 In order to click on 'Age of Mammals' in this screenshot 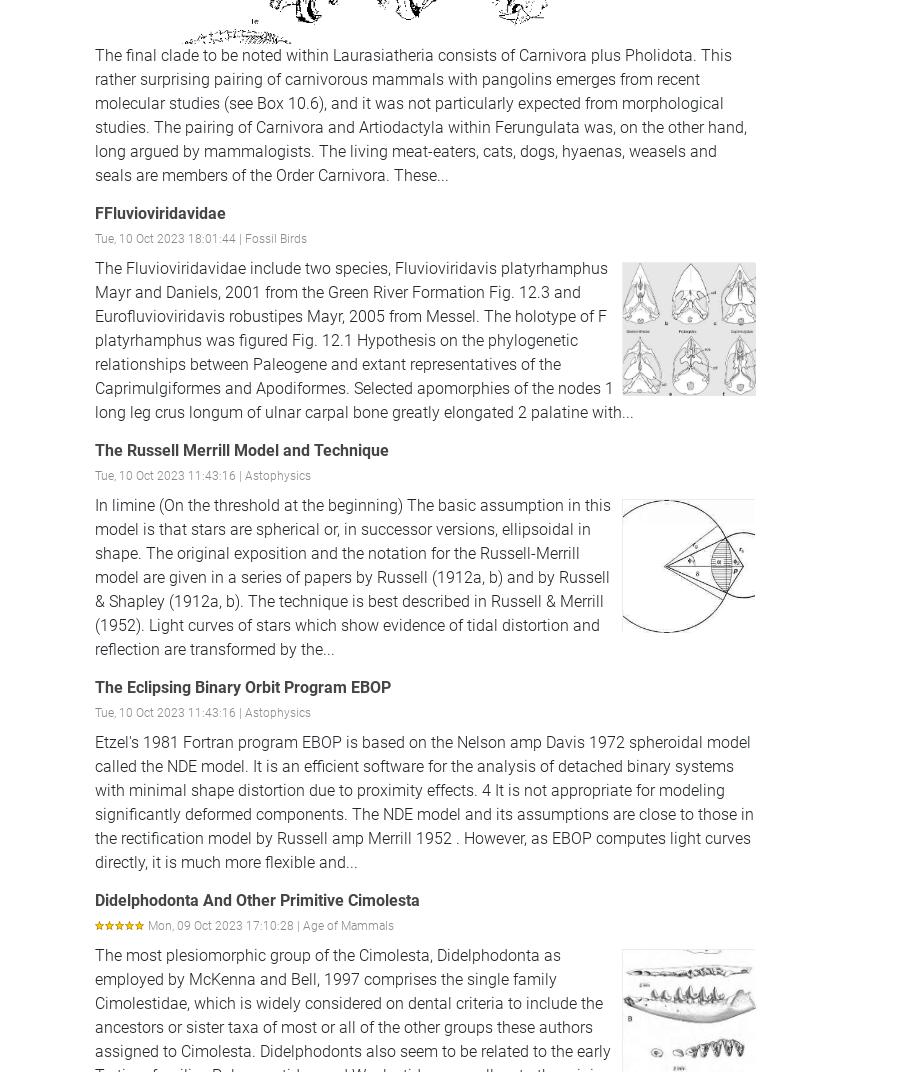, I will do `click(347, 925)`.